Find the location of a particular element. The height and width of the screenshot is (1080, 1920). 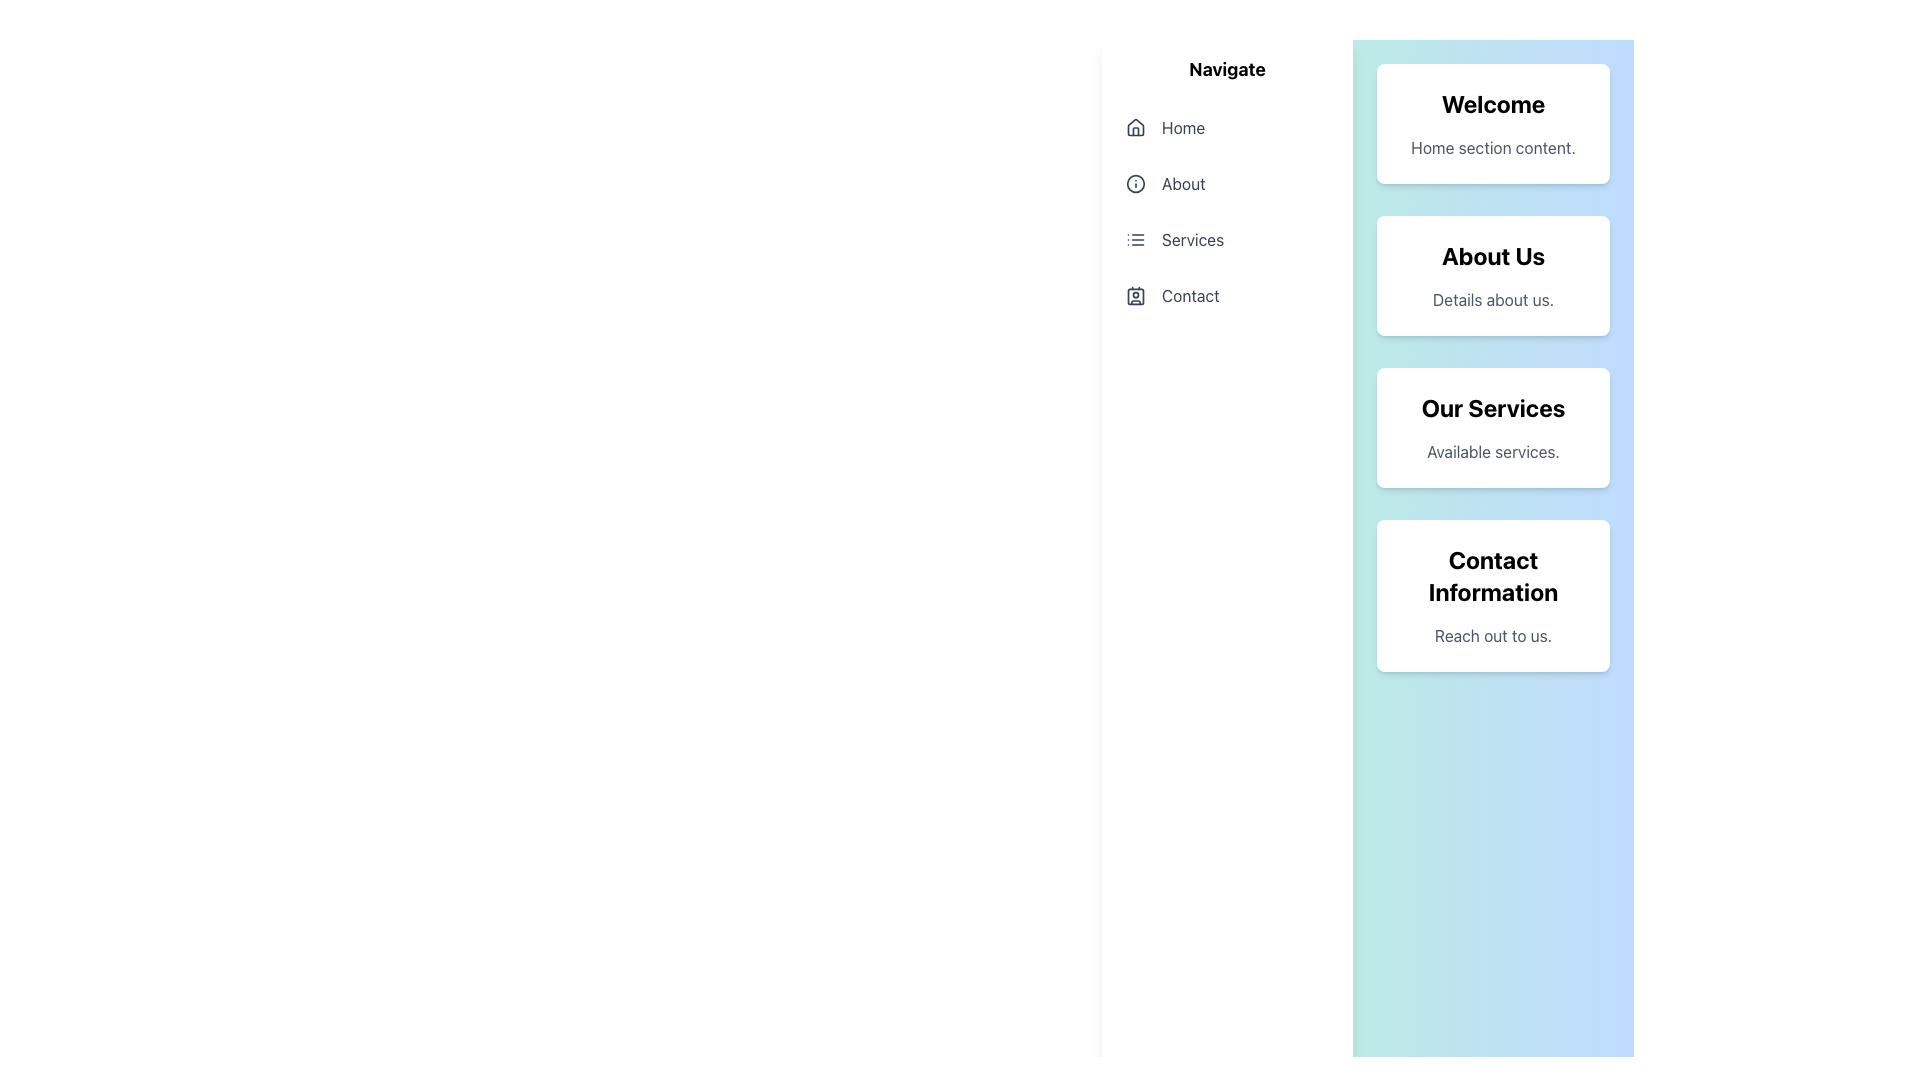

the 'About' text label in the vertical navigation menu, which is styled in a medium-sized font and is positioned next to an information icon is located at coordinates (1183, 184).